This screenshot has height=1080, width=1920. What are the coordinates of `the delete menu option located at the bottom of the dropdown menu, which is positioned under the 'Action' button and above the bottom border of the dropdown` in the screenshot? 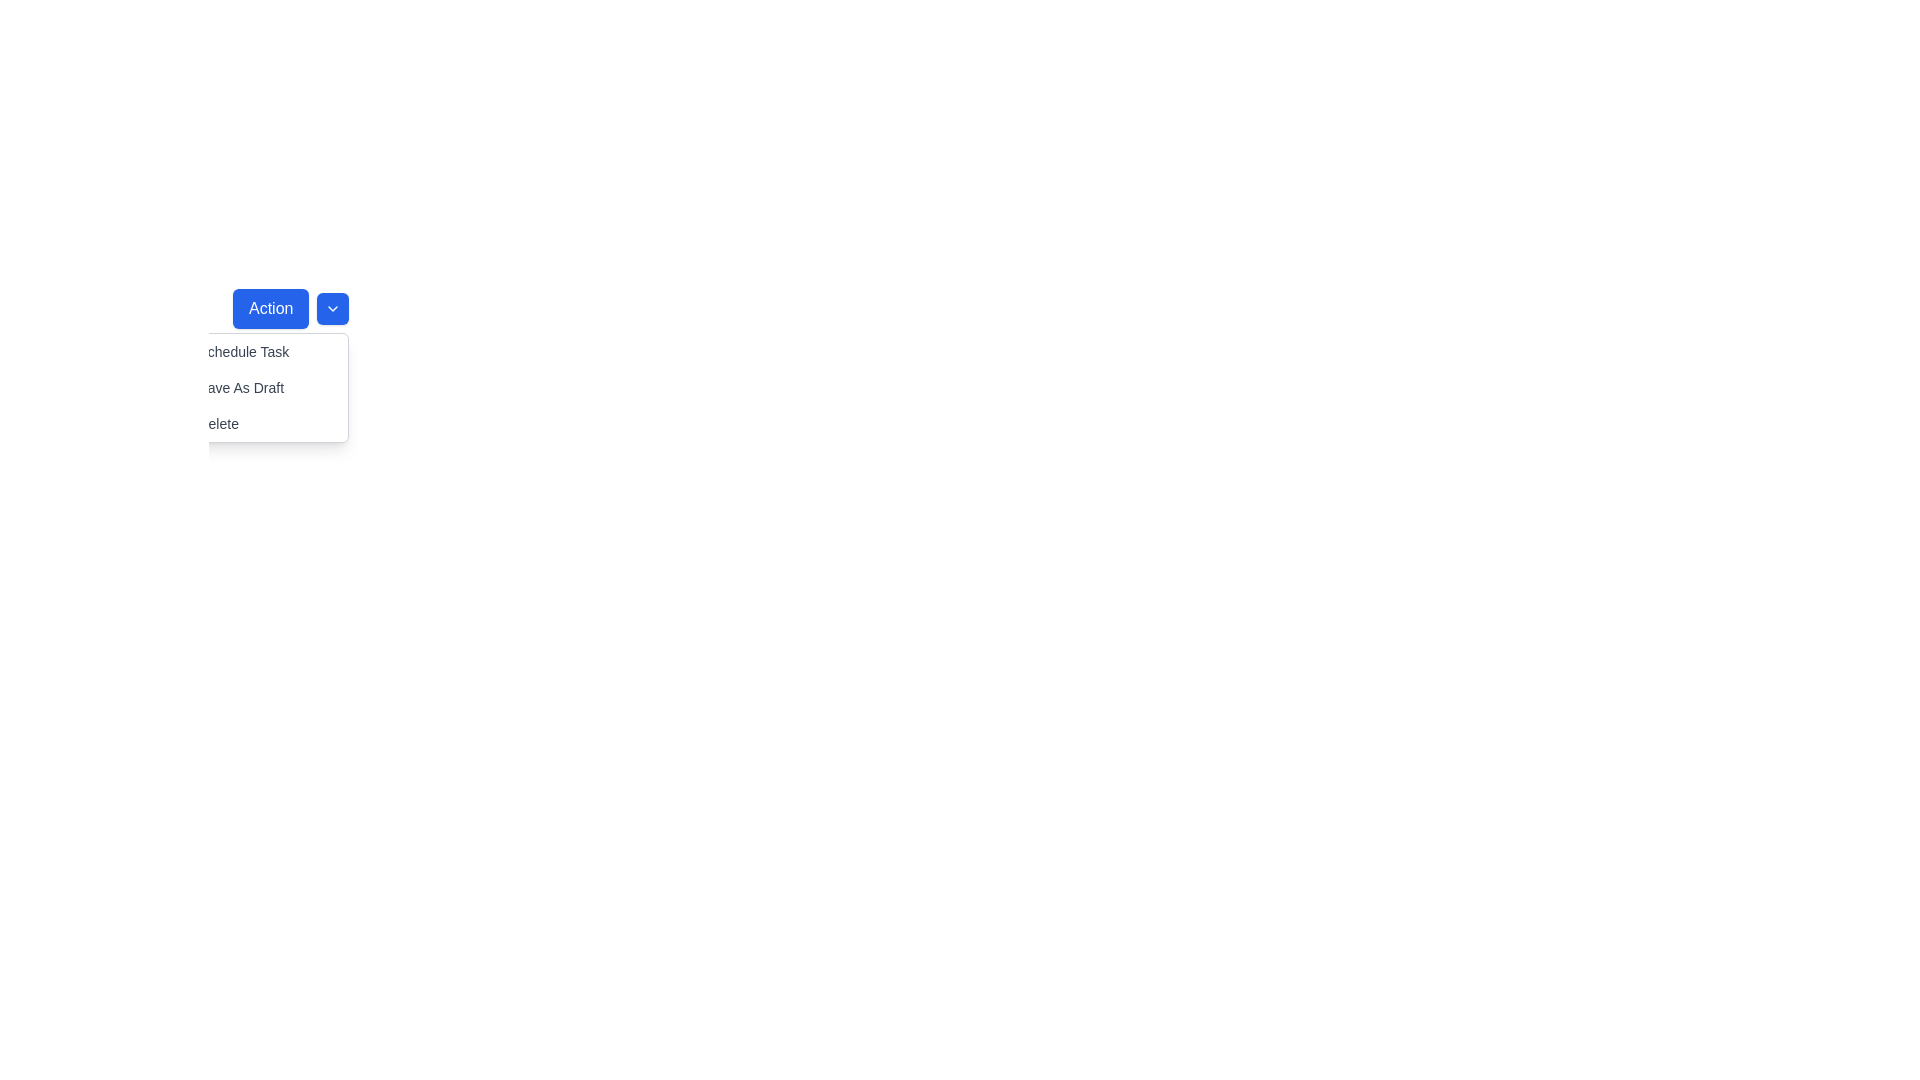 It's located at (252, 423).